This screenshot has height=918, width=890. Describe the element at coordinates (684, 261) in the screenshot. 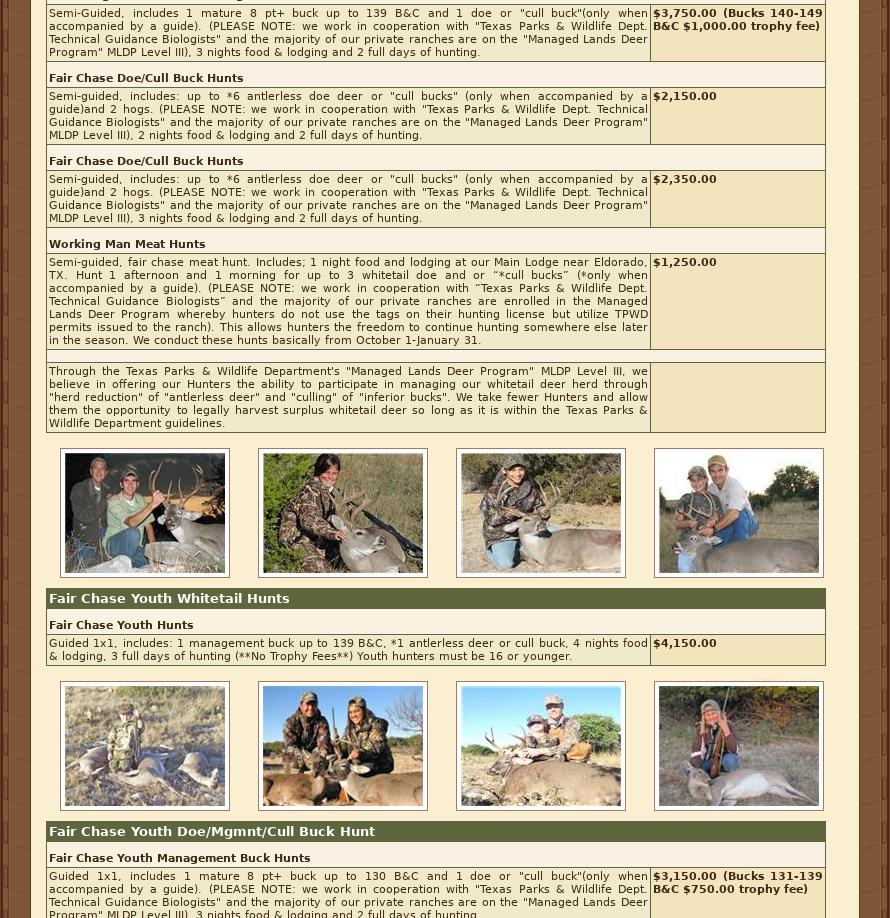

I see `'$1,250.00'` at that location.